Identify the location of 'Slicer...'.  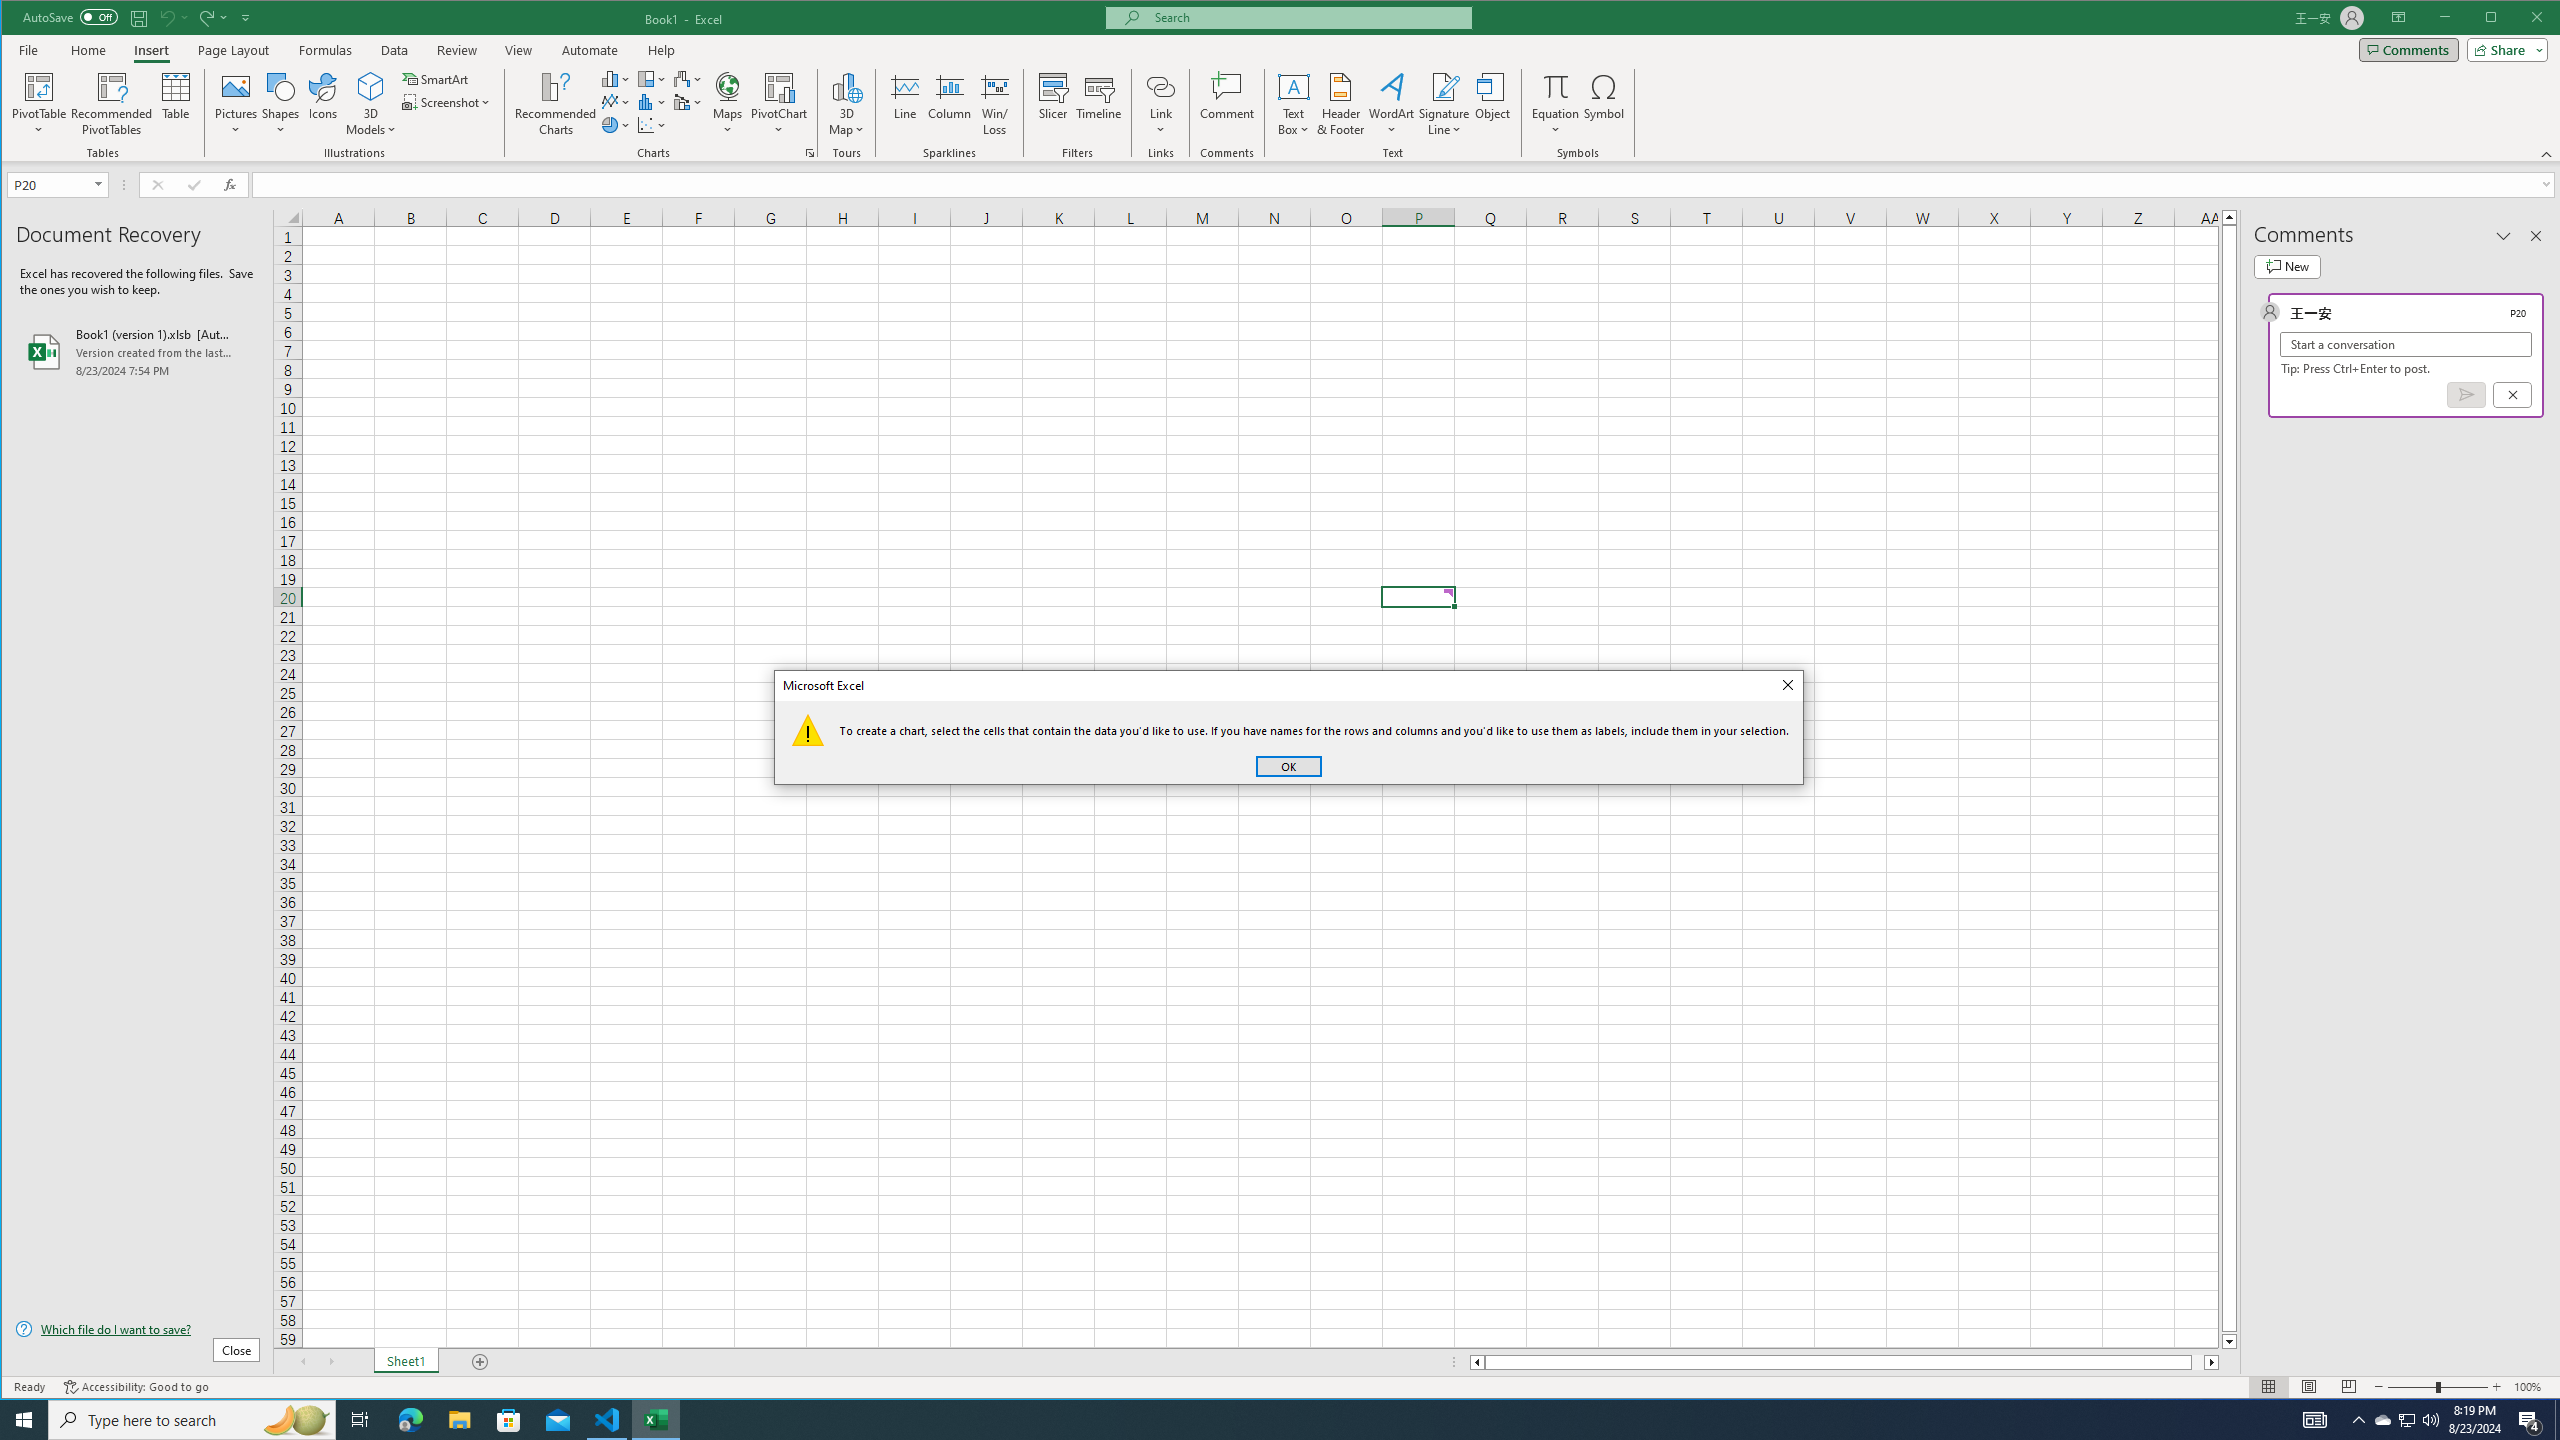
(1052, 103).